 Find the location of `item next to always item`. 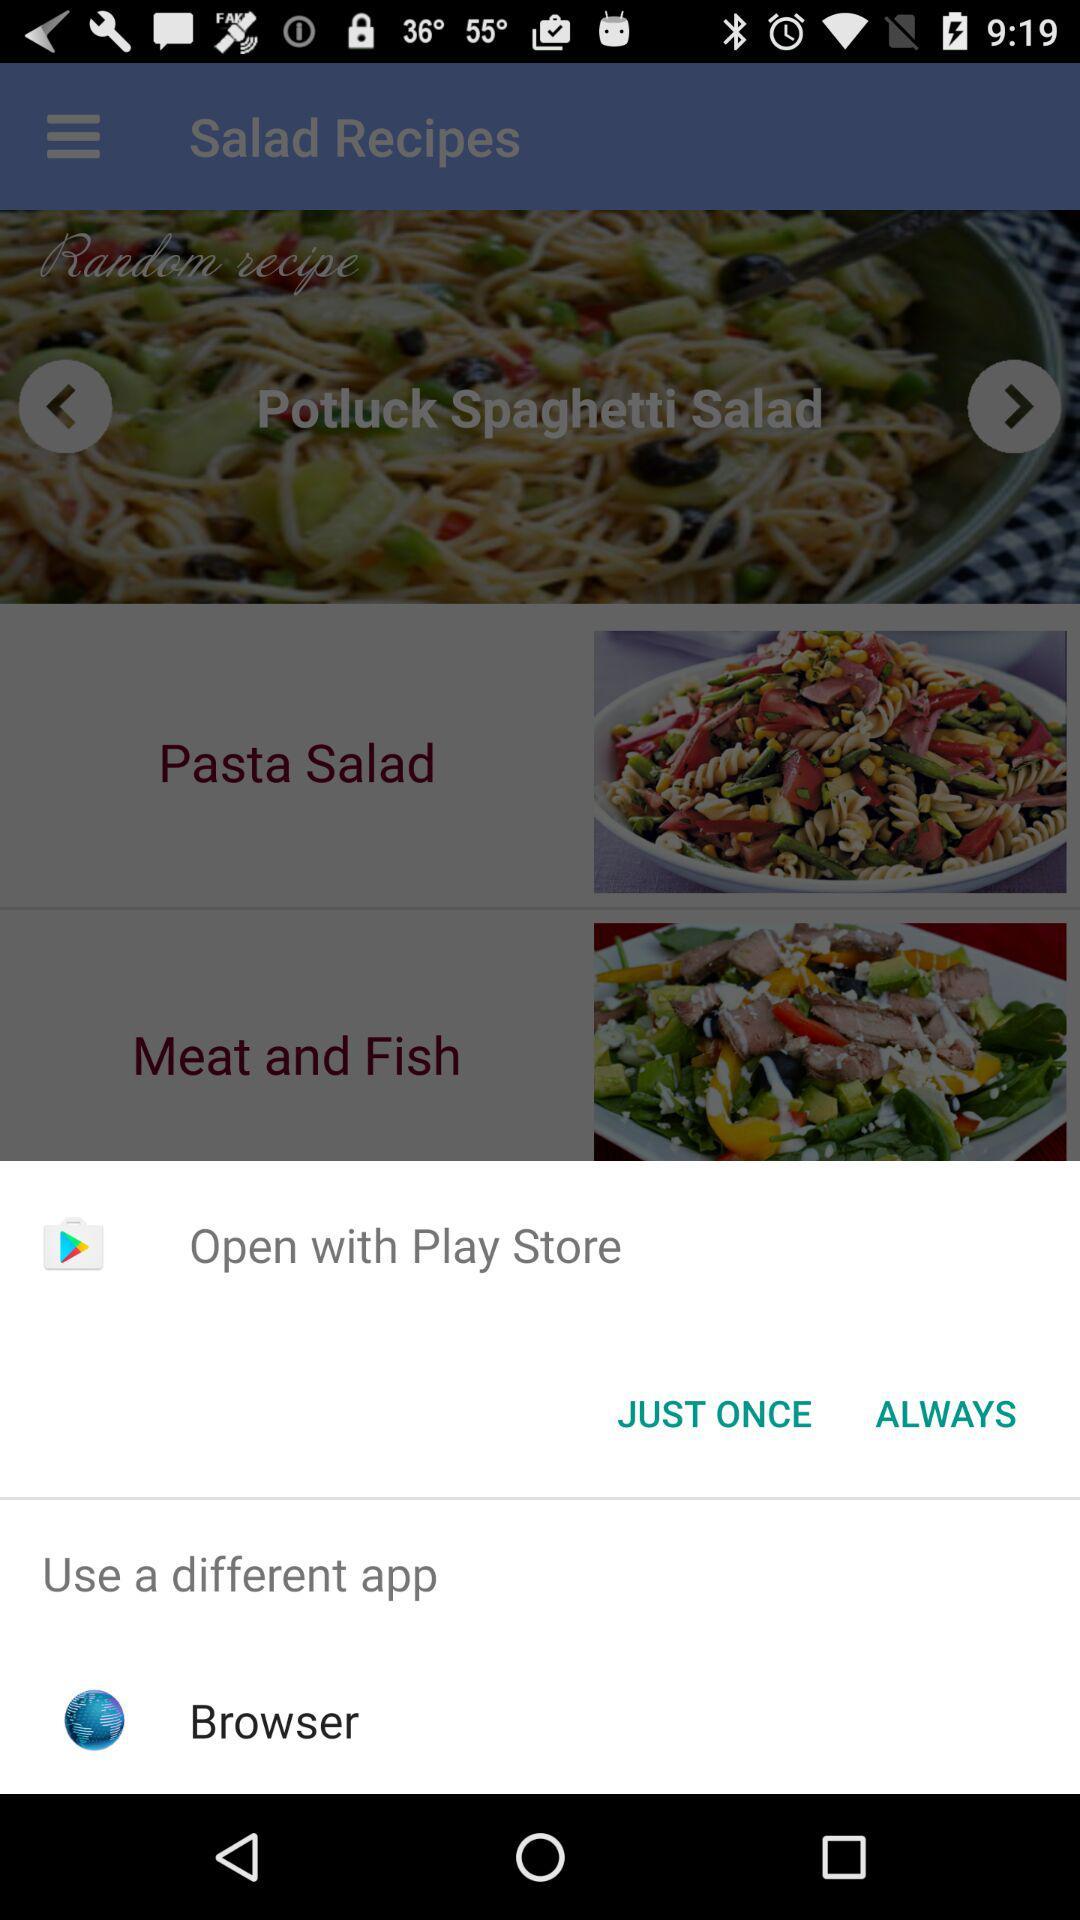

item next to always item is located at coordinates (713, 1411).